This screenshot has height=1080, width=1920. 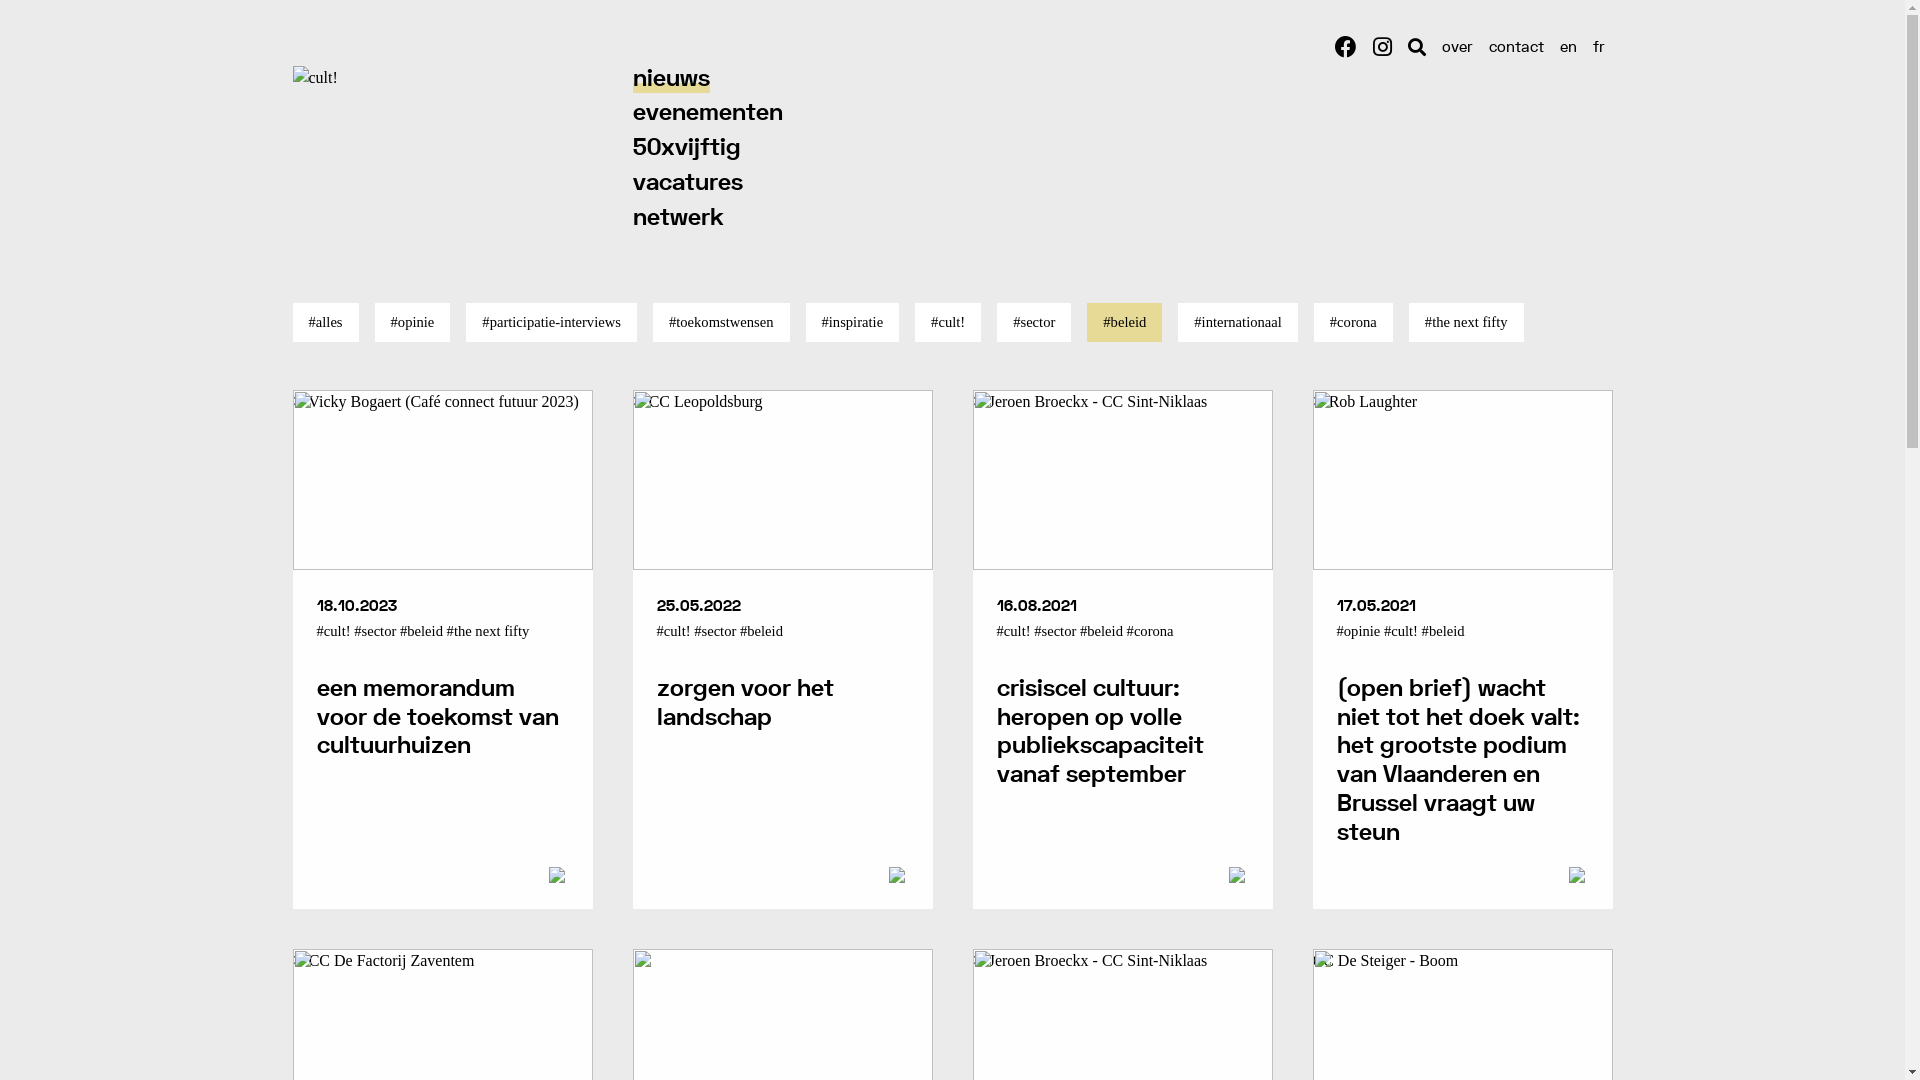 I want to click on '#inspiratie', so click(x=853, y=321).